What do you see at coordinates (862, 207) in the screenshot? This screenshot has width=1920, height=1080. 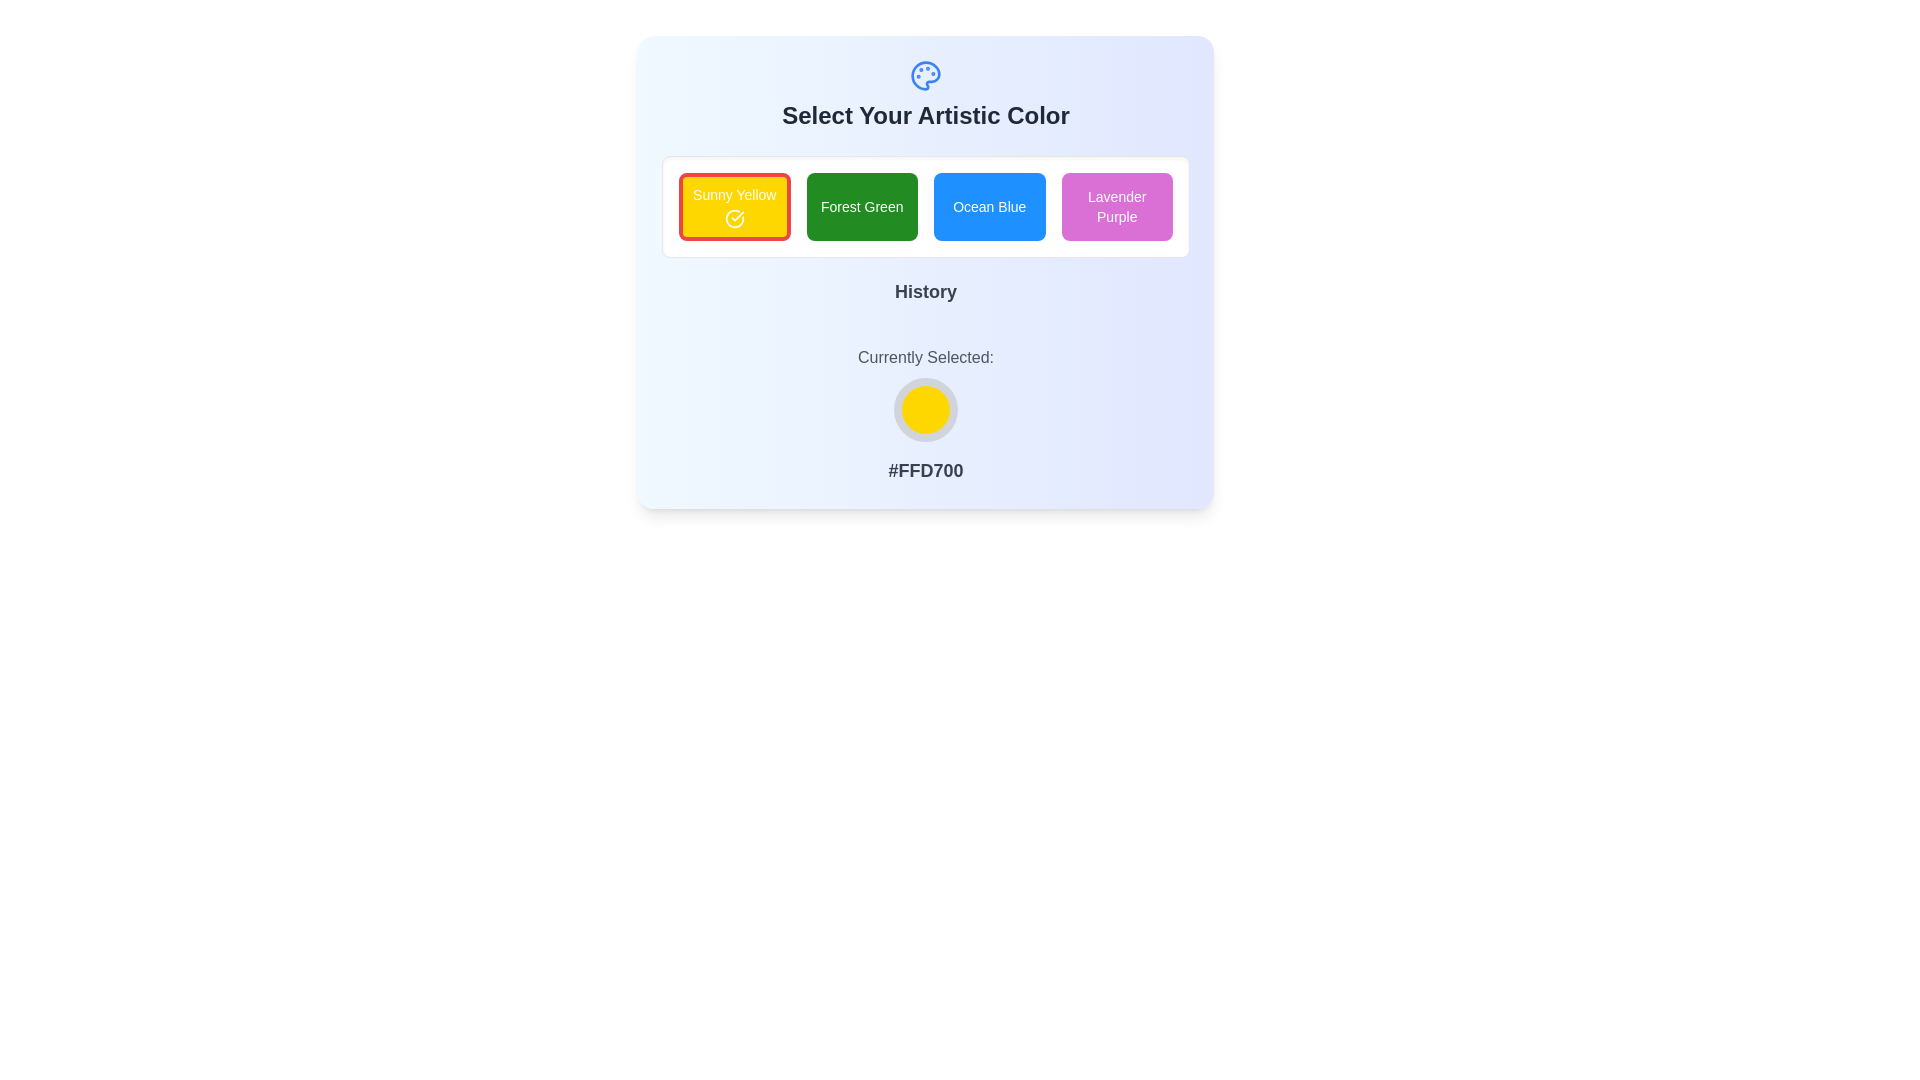 I see `the 'Forest Green' color selection button, which is the second button in a row of color buttons` at bounding box center [862, 207].